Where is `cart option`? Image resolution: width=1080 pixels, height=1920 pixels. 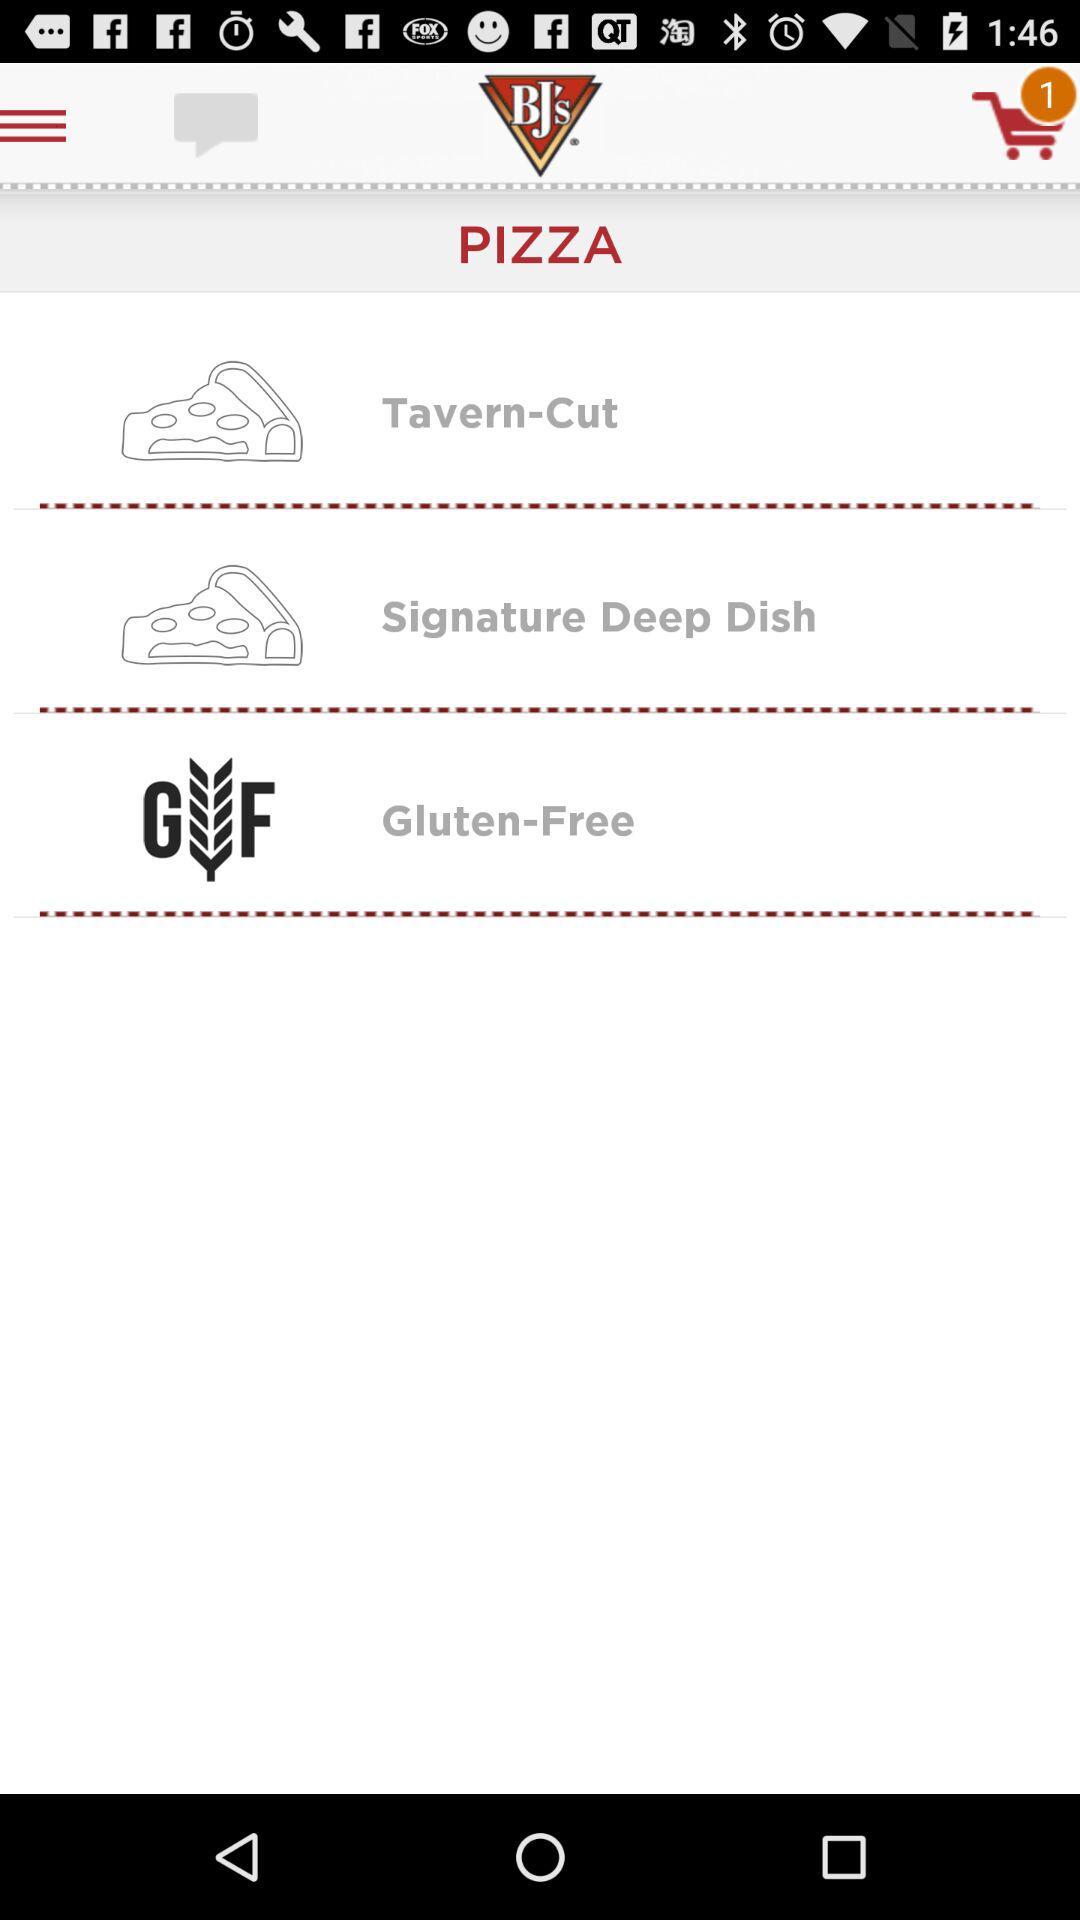 cart option is located at coordinates (1019, 124).